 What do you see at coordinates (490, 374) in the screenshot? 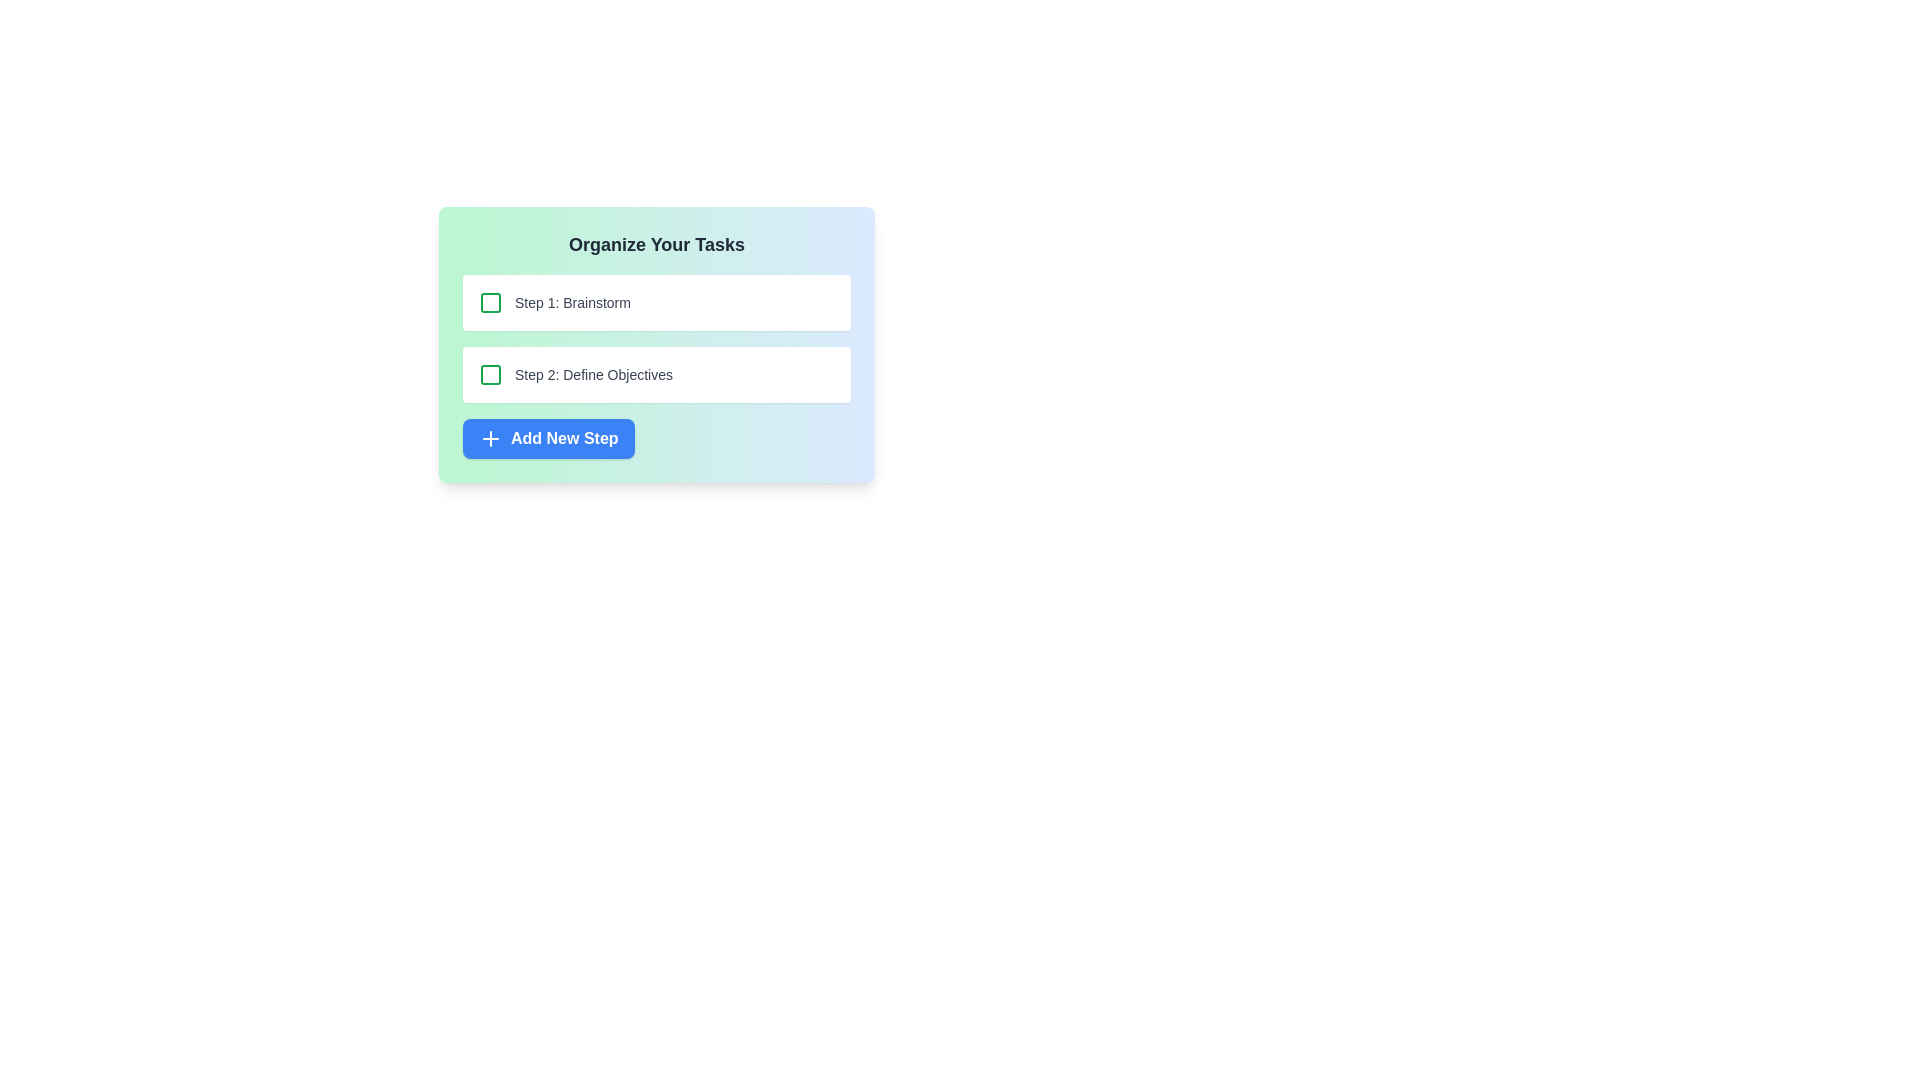
I see `the small square checkbox with a green border to the left of the text 'Step 2: Define Objectives' within the card labeled 'Step 2'` at bounding box center [490, 374].